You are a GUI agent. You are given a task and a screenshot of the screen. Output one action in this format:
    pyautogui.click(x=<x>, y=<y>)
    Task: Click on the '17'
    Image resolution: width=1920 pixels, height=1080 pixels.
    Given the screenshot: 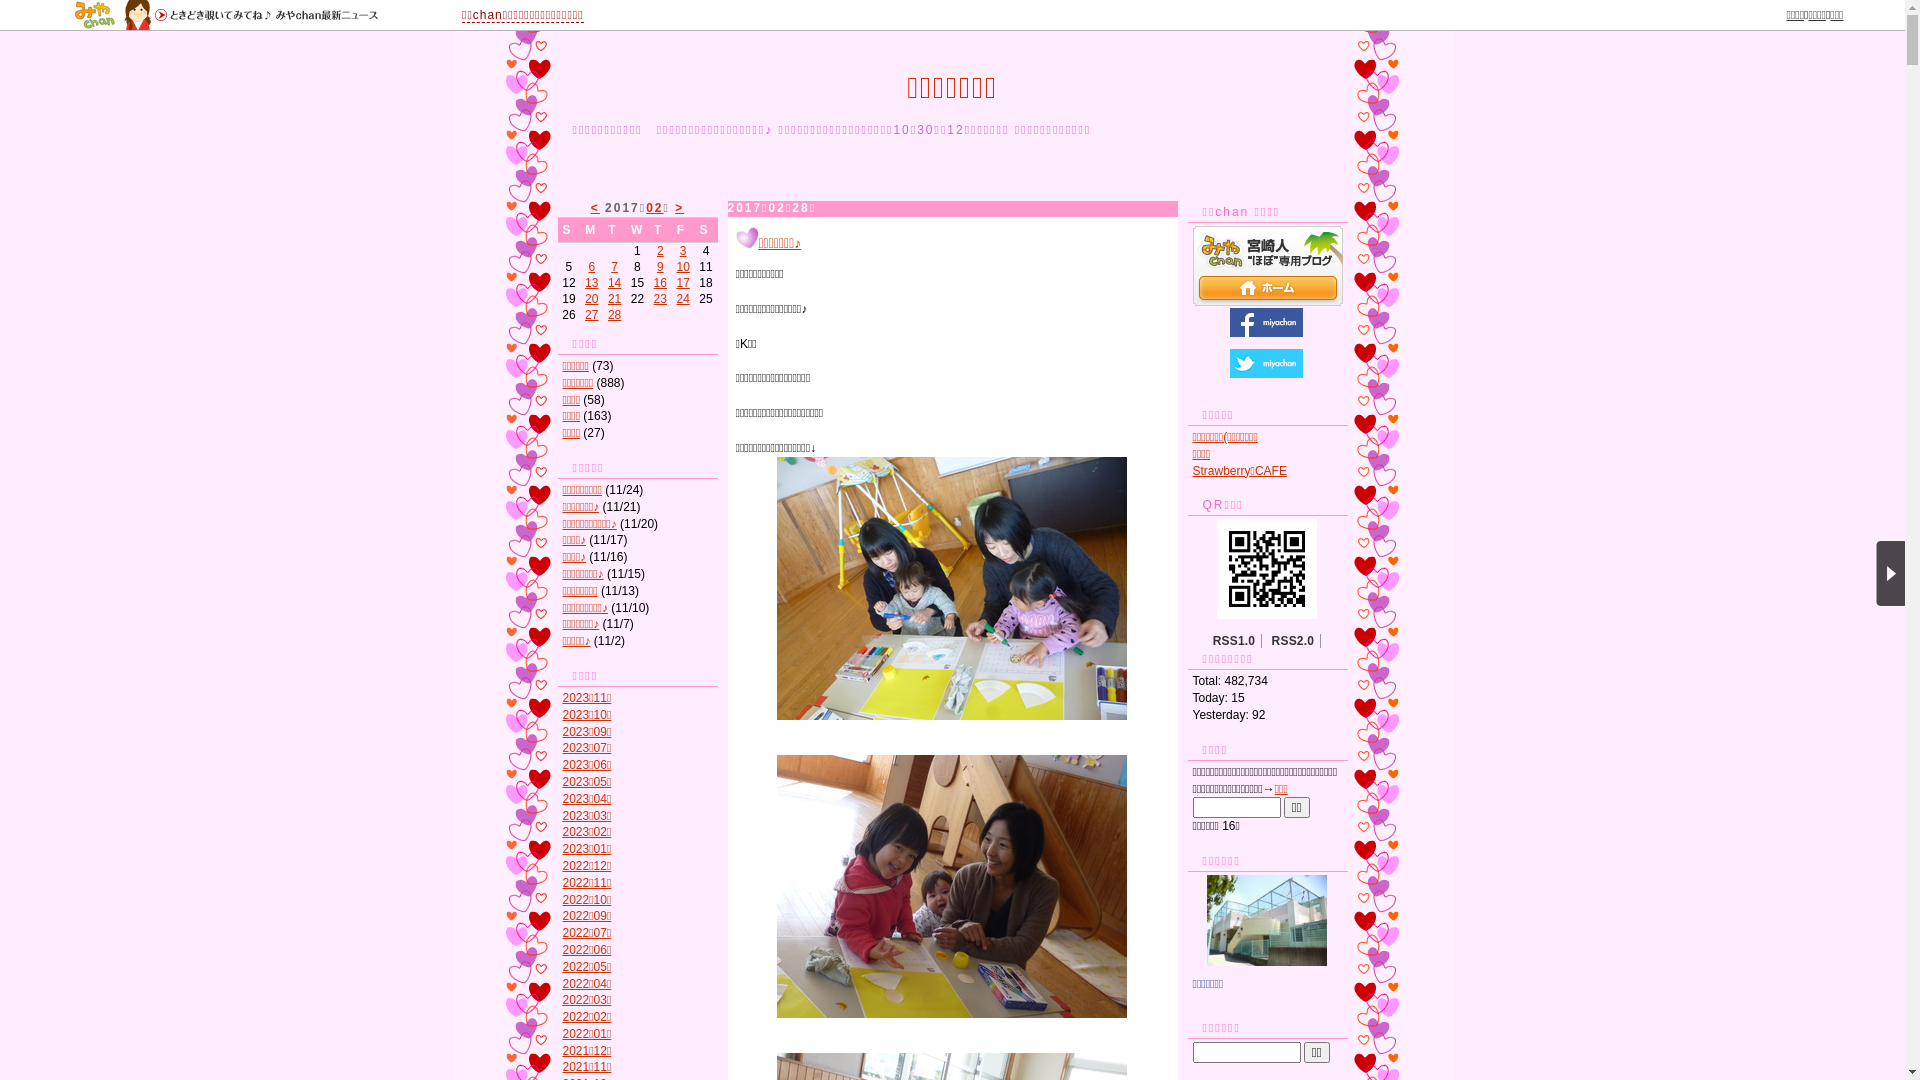 What is the action you would take?
    pyautogui.click(x=676, y=282)
    